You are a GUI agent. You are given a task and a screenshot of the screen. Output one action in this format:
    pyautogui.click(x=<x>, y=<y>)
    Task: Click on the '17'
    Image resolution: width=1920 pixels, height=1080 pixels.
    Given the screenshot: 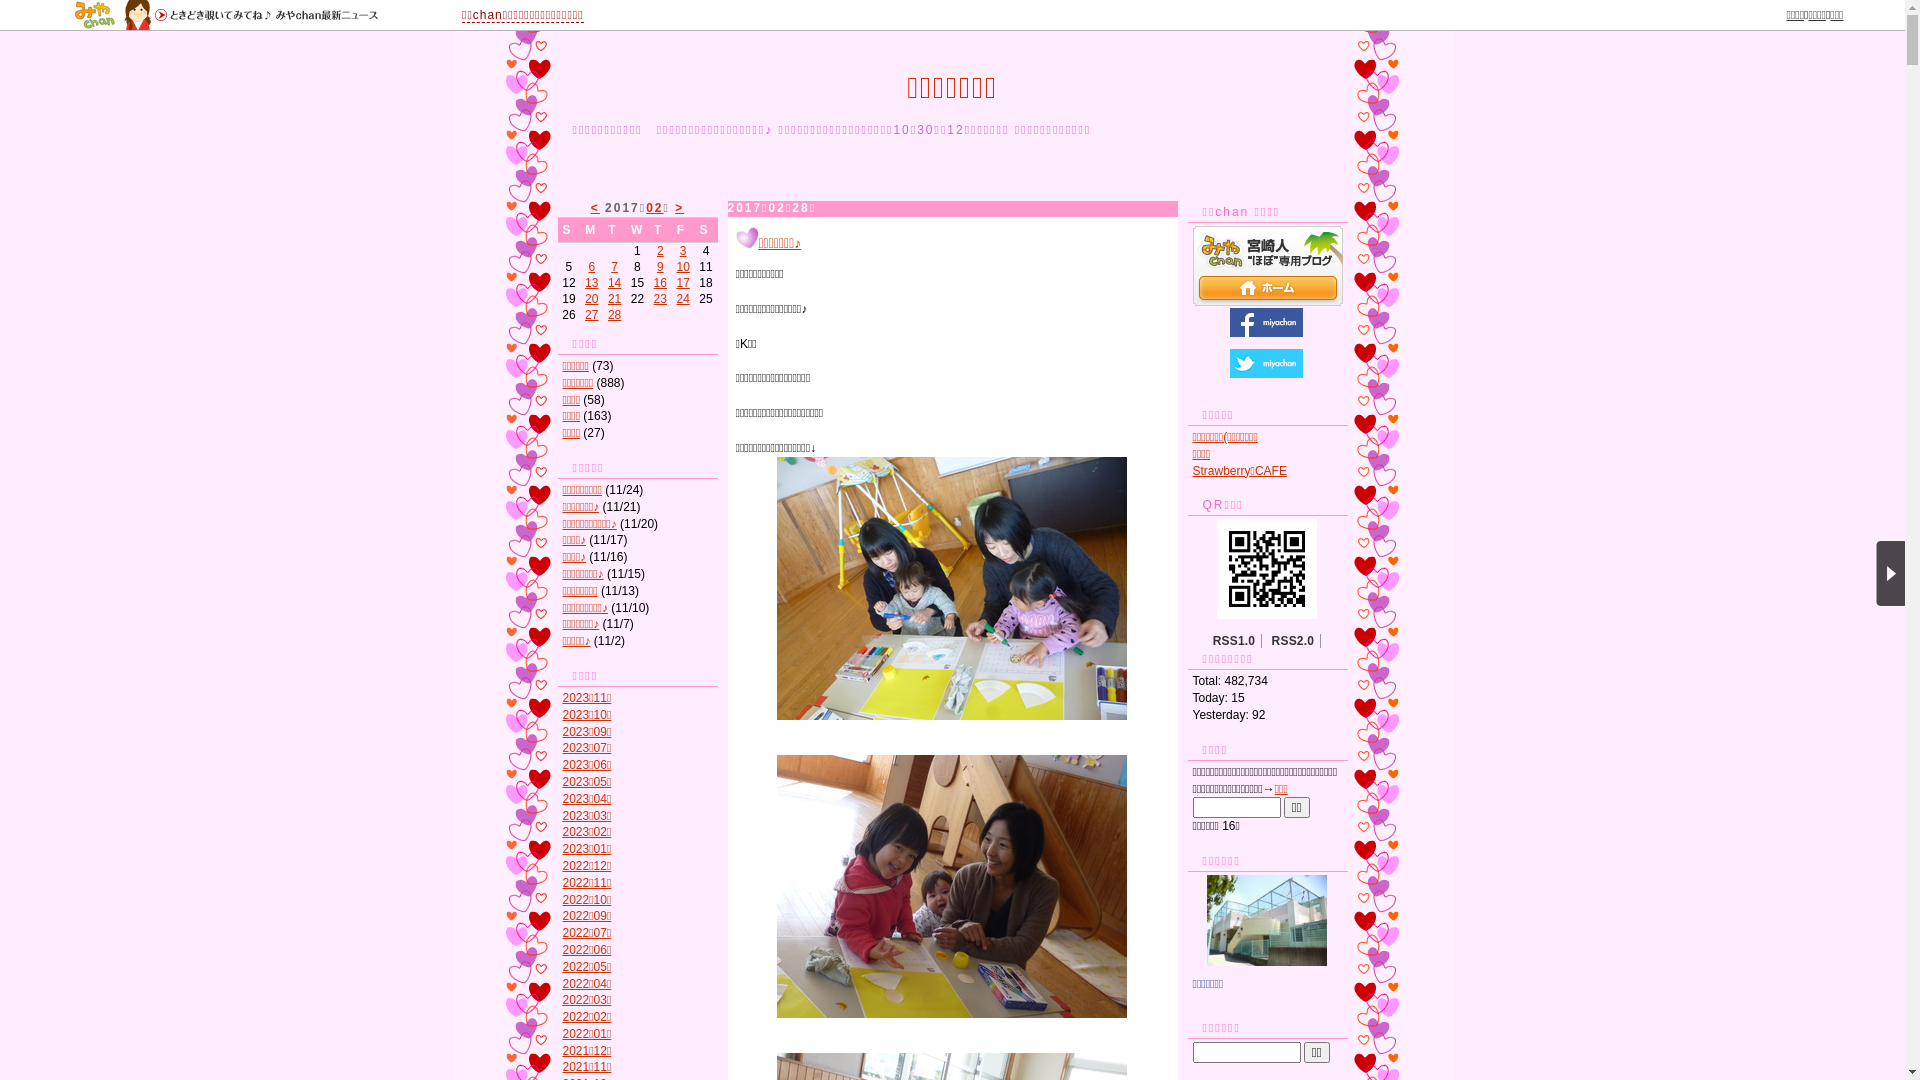 What is the action you would take?
    pyautogui.click(x=676, y=282)
    